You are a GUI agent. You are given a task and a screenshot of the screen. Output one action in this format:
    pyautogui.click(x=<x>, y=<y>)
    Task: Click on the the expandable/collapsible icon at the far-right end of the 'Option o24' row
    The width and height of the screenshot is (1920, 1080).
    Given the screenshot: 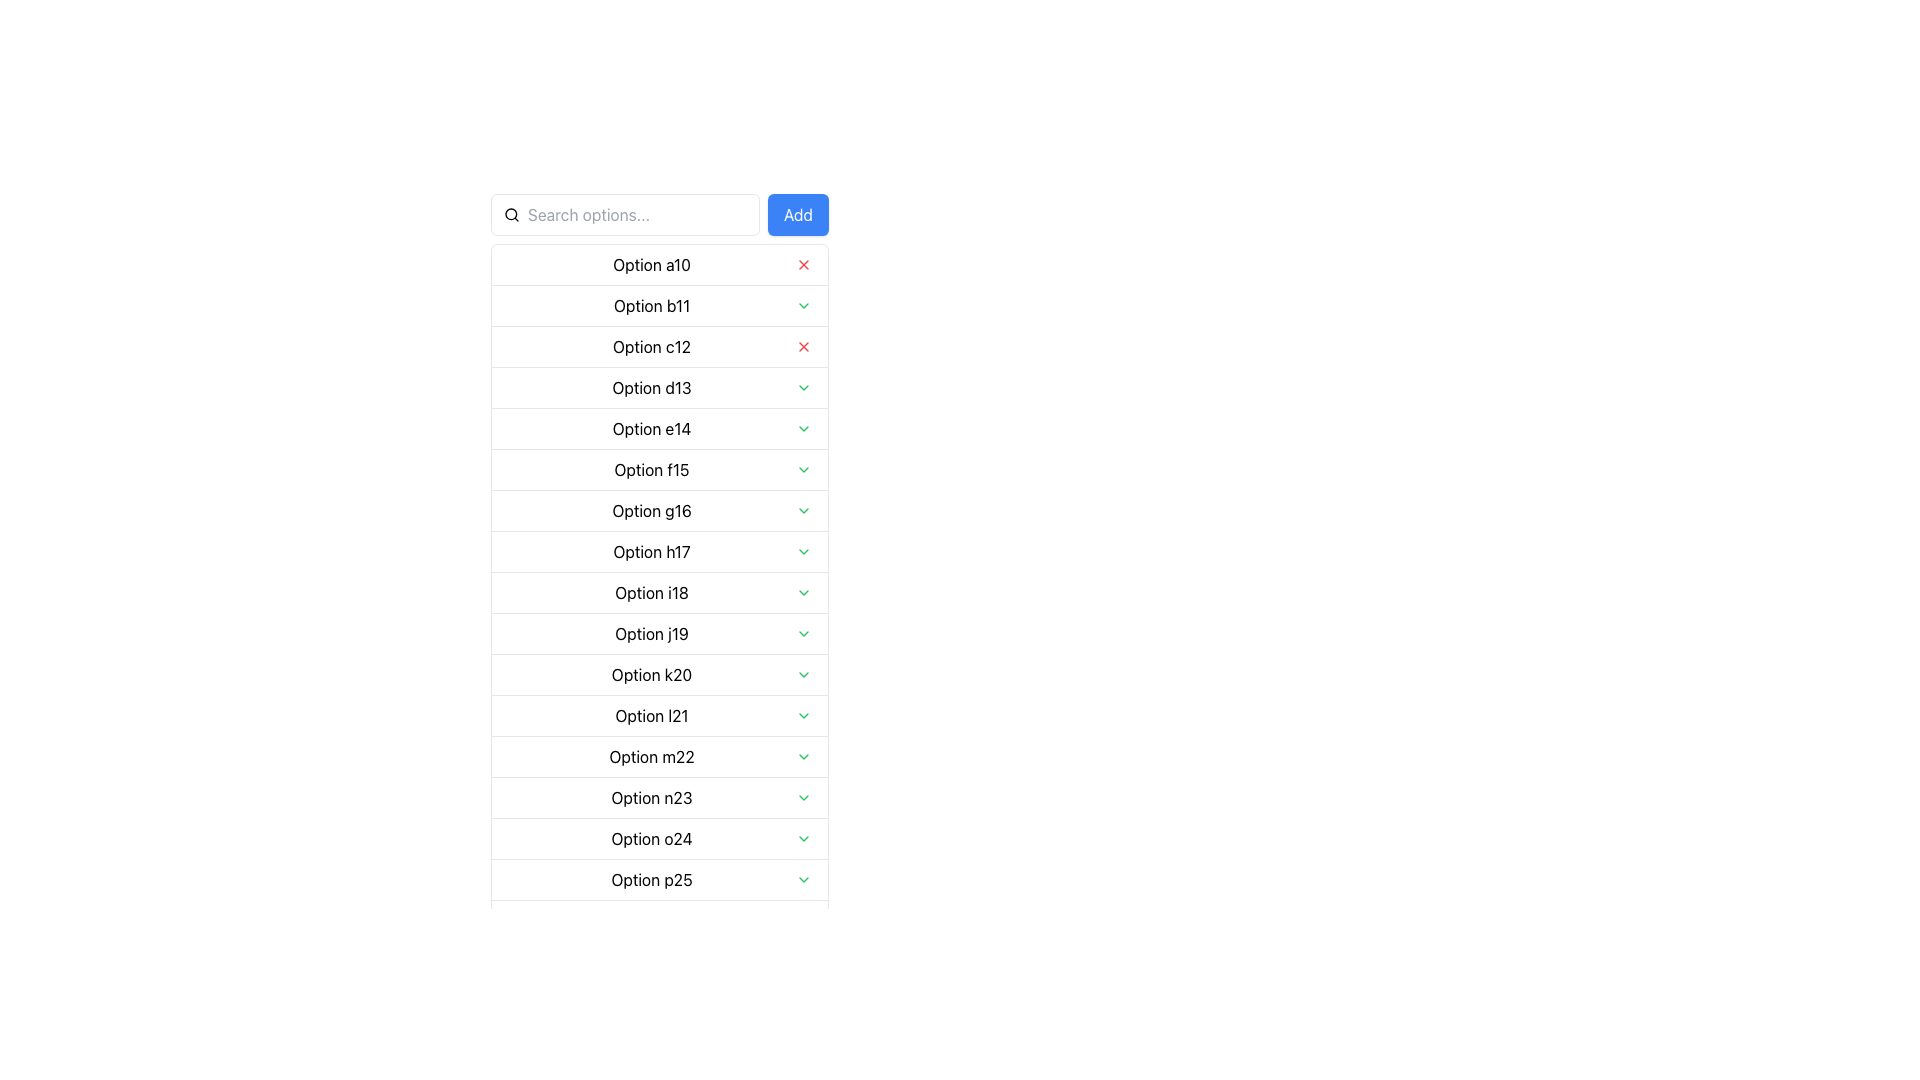 What is the action you would take?
    pyautogui.click(x=804, y=839)
    